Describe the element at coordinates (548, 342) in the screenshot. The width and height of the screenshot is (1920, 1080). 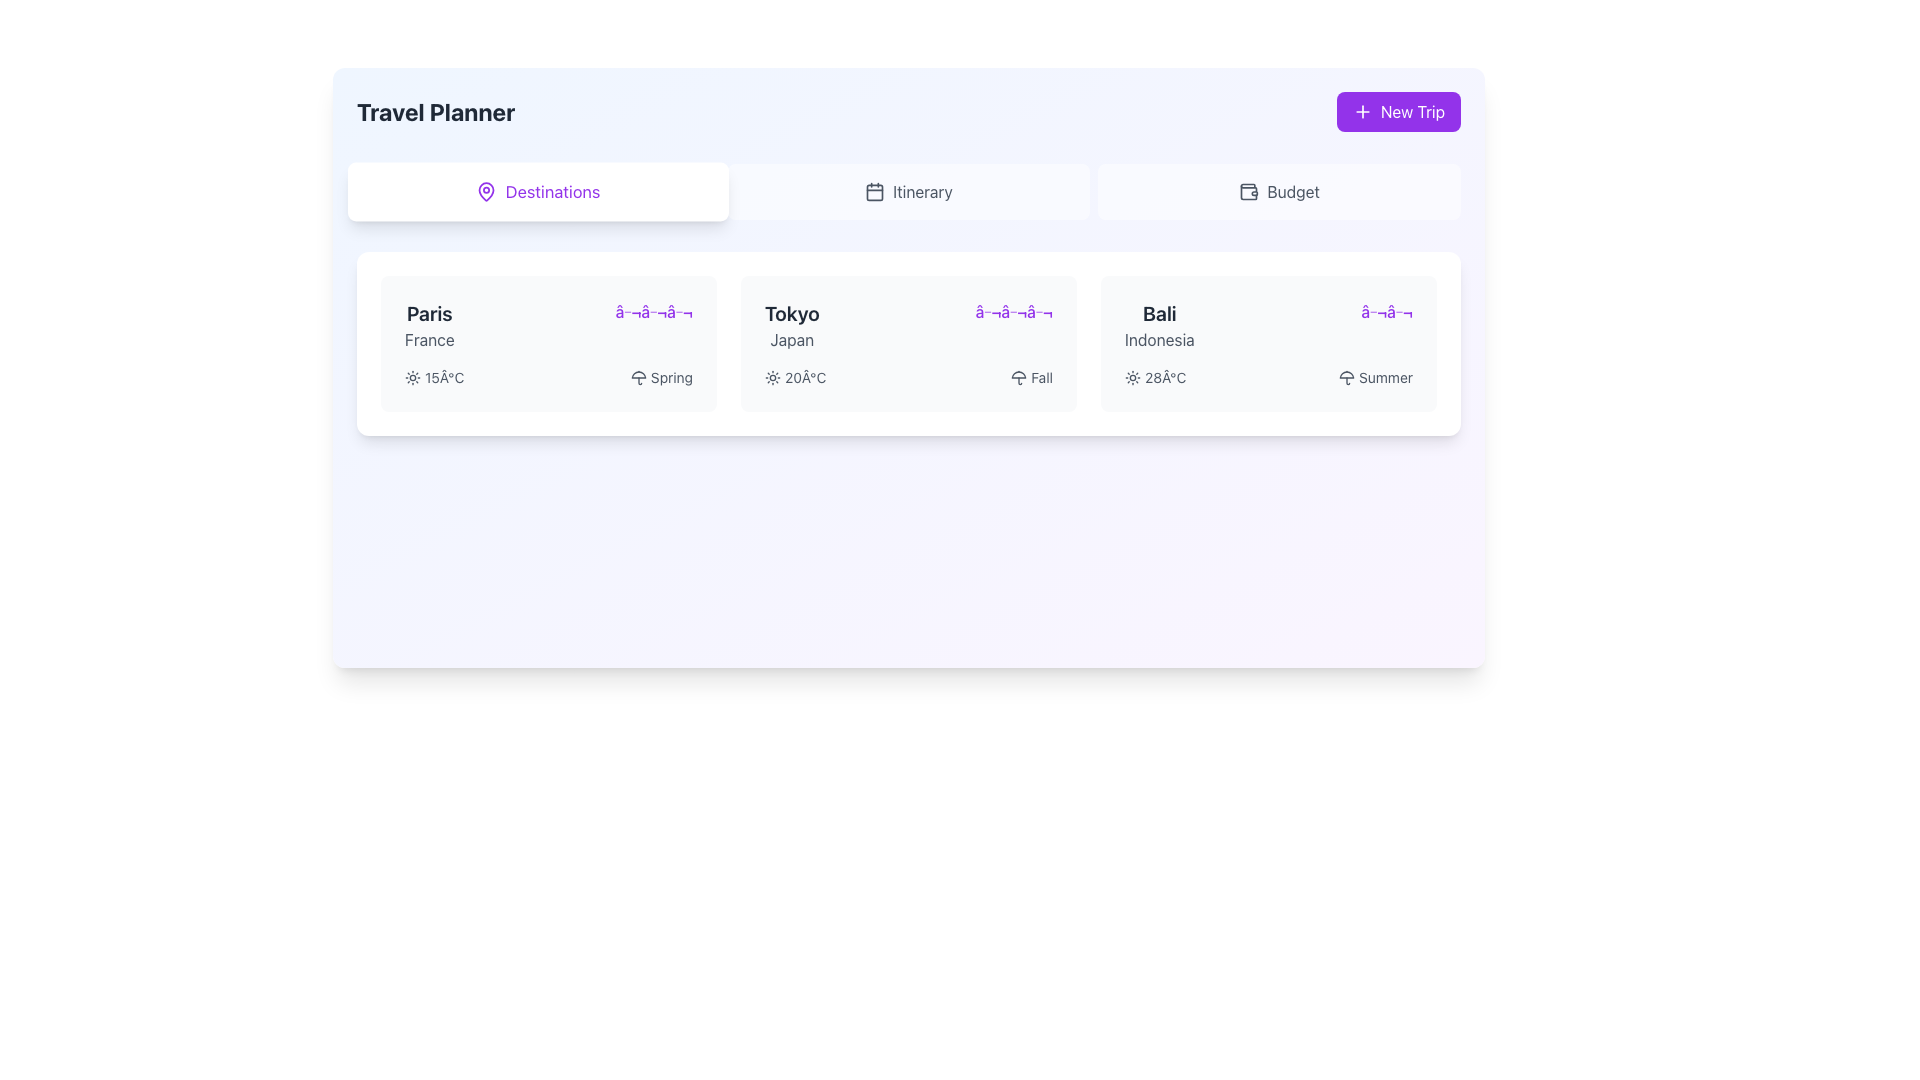
I see `the first Card element in the grid layout` at that location.